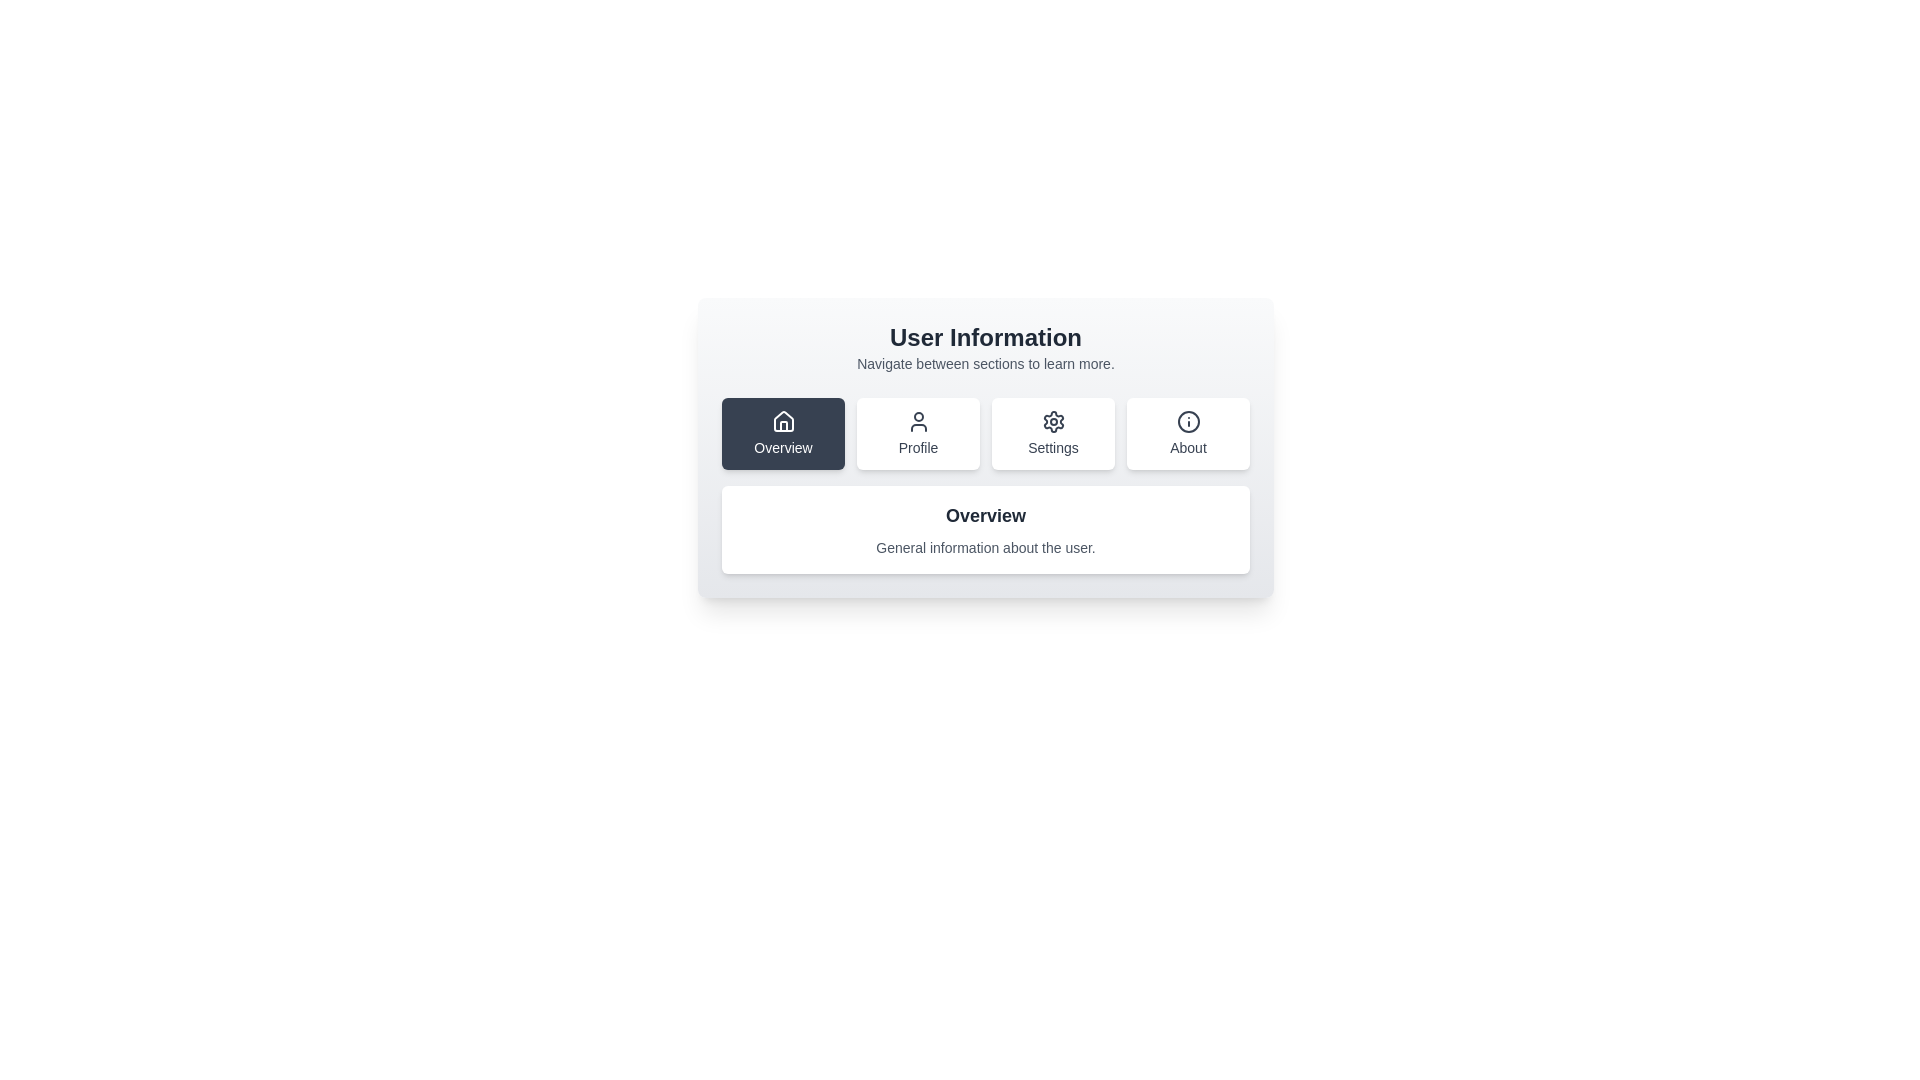  I want to click on the 'Settings' button, the third button in the horizontal row under 'User Information', for accessibility navigation, so click(1052, 433).